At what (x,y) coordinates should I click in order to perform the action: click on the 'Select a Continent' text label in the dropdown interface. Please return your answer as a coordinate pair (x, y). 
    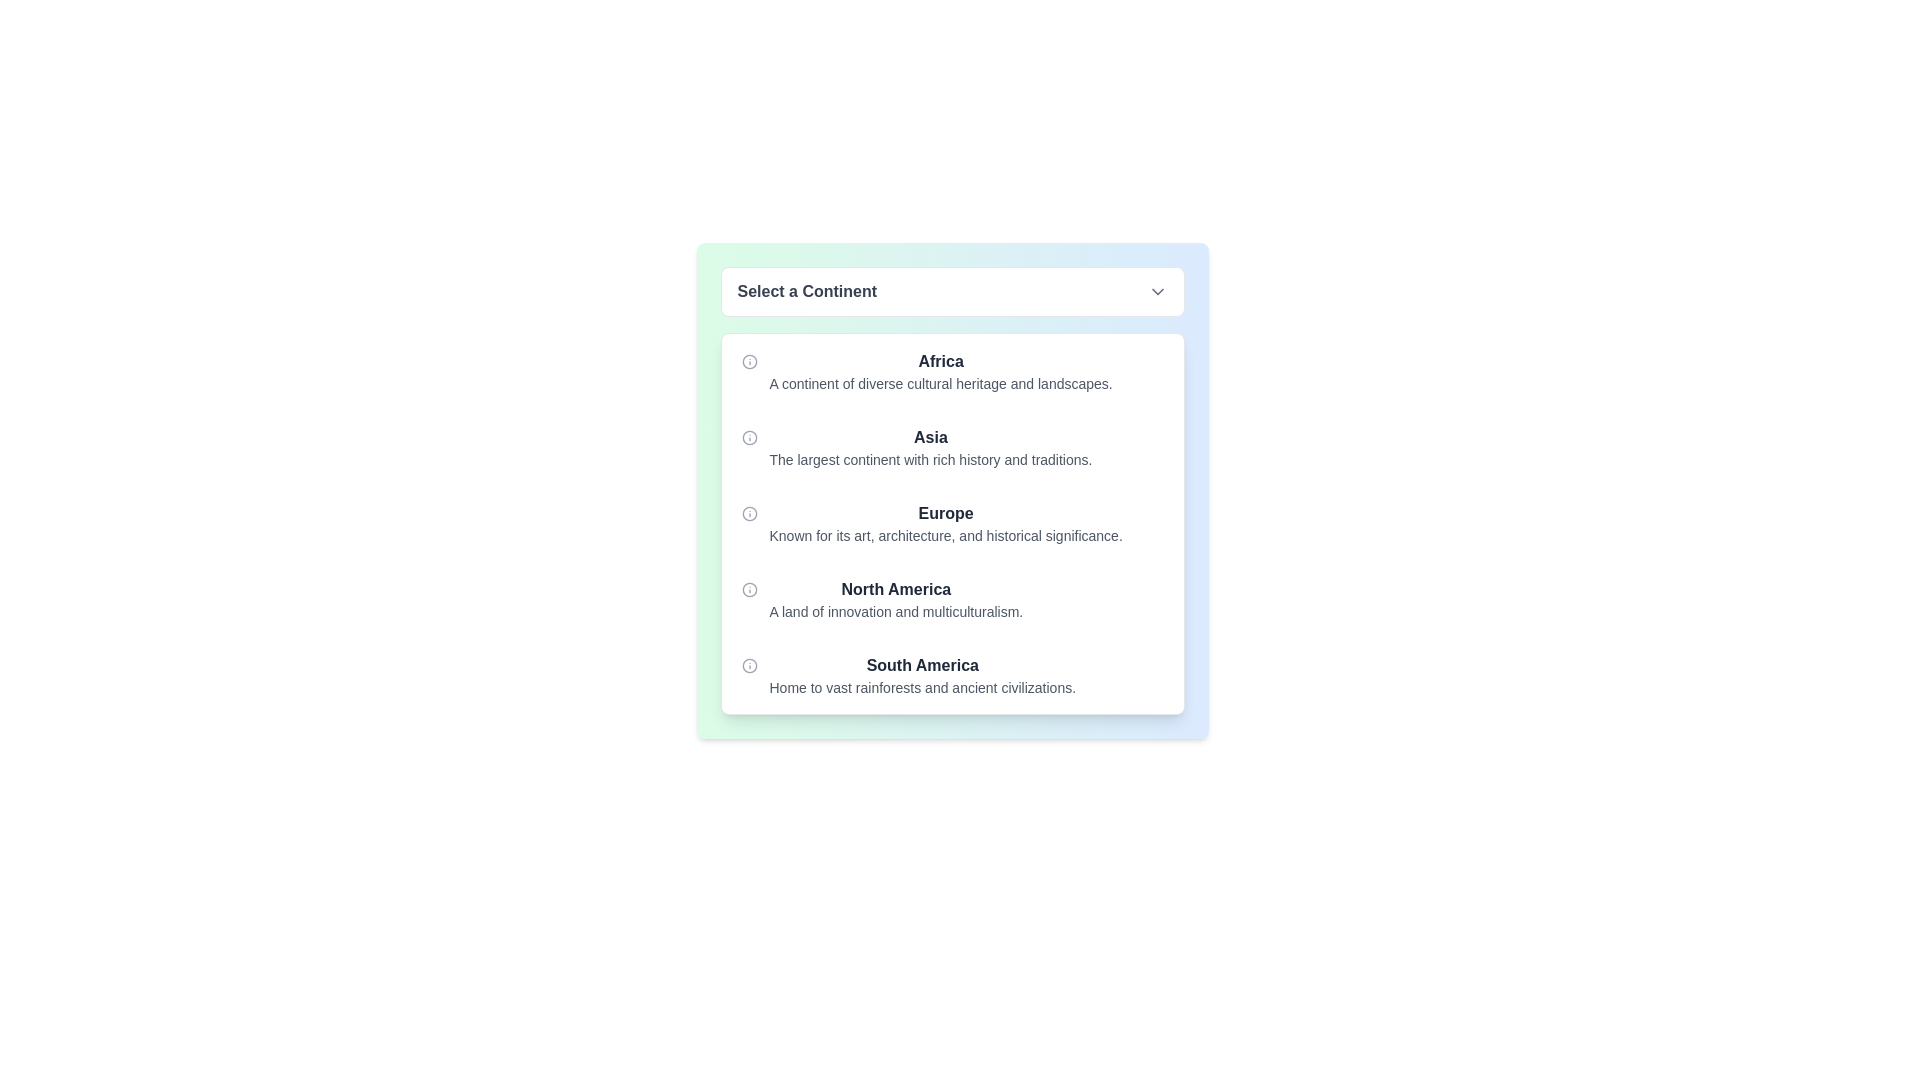
    Looking at the image, I should click on (807, 292).